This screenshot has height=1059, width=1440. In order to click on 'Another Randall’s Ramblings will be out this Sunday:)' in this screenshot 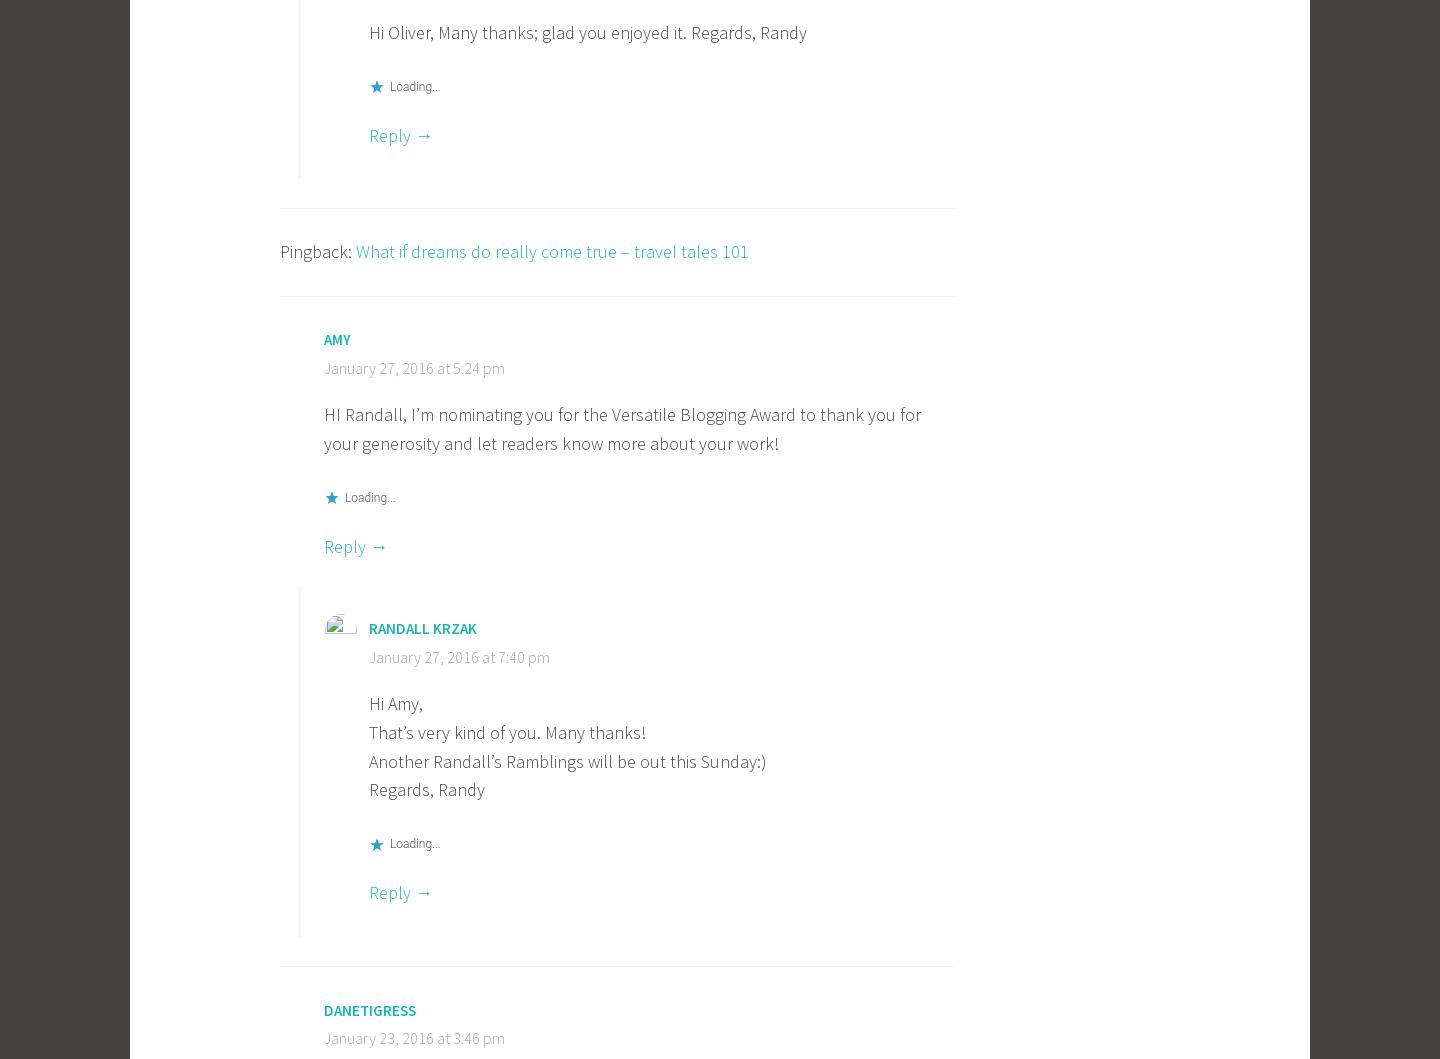, I will do `click(567, 759)`.